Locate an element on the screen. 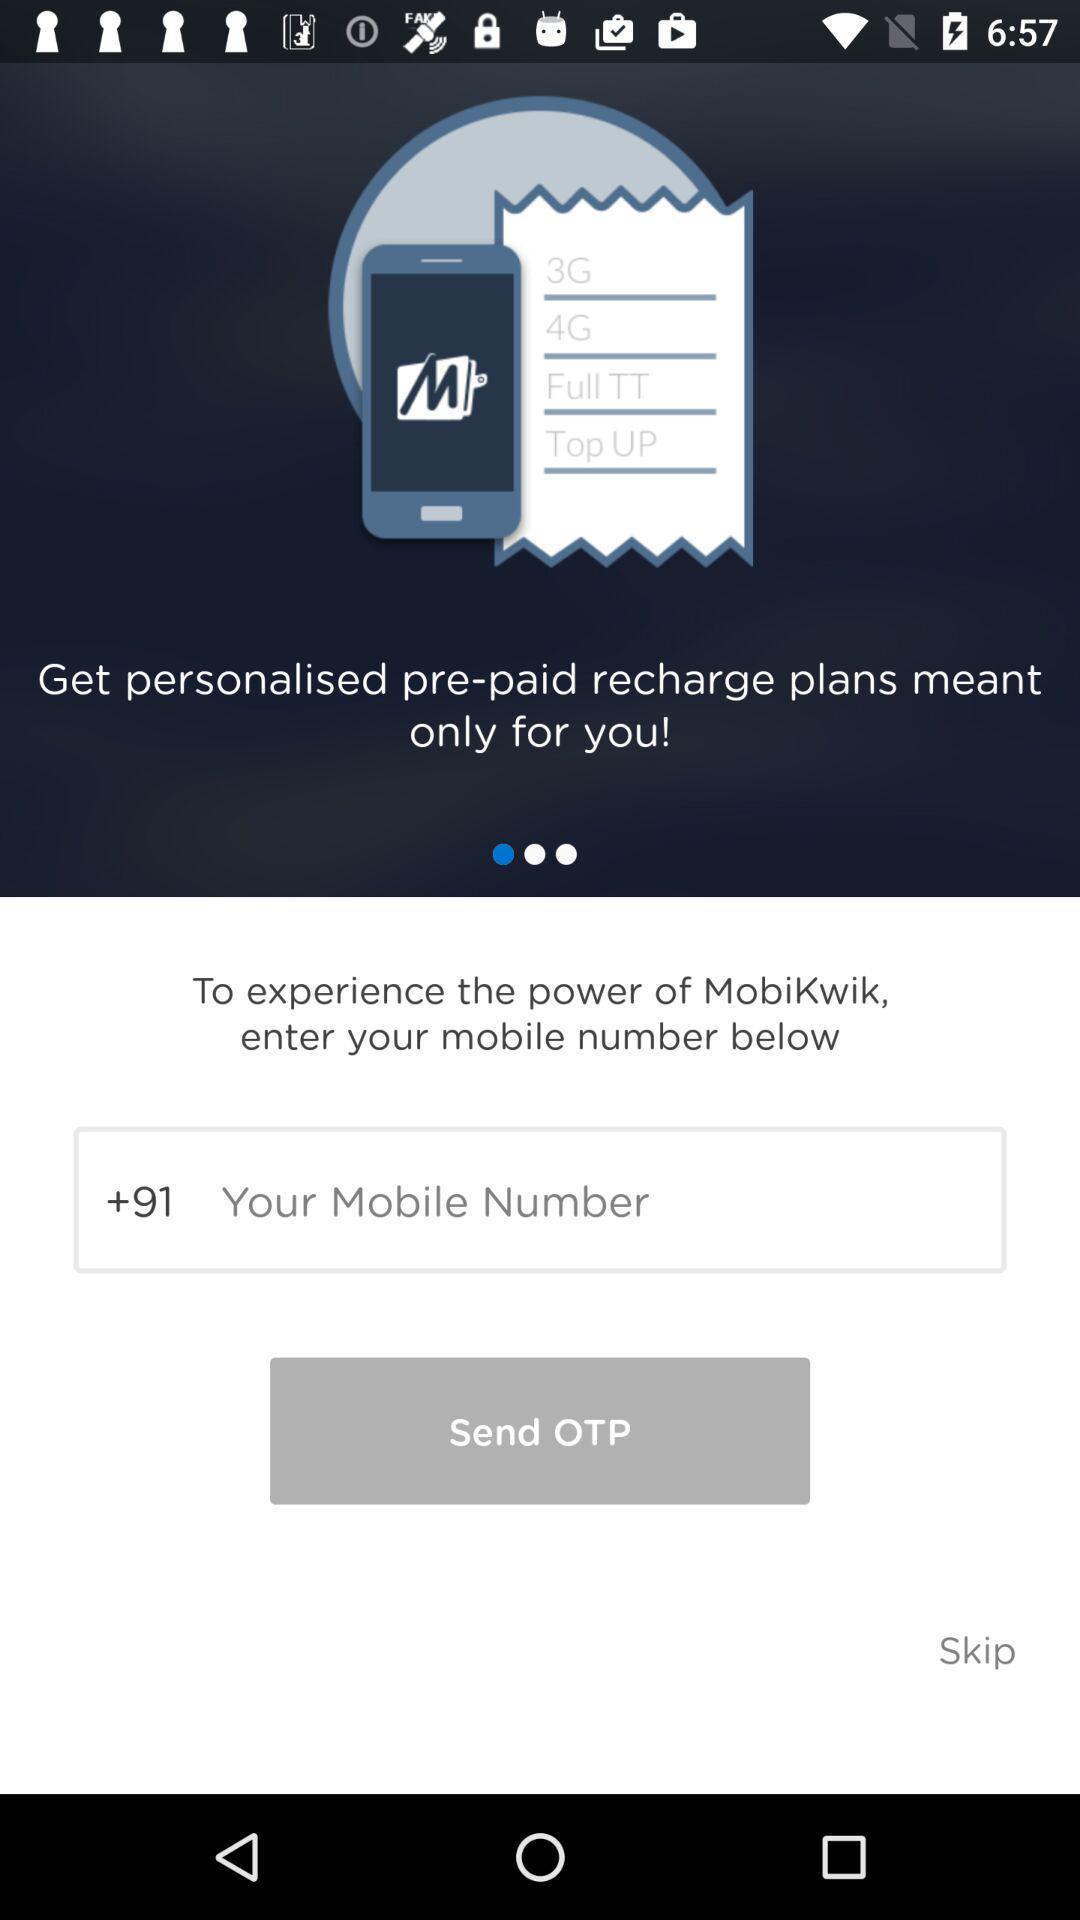 Image resolution: width=1080 pixels, height=1920 pixels. the mobile number is located at coordinates (540, 1200).